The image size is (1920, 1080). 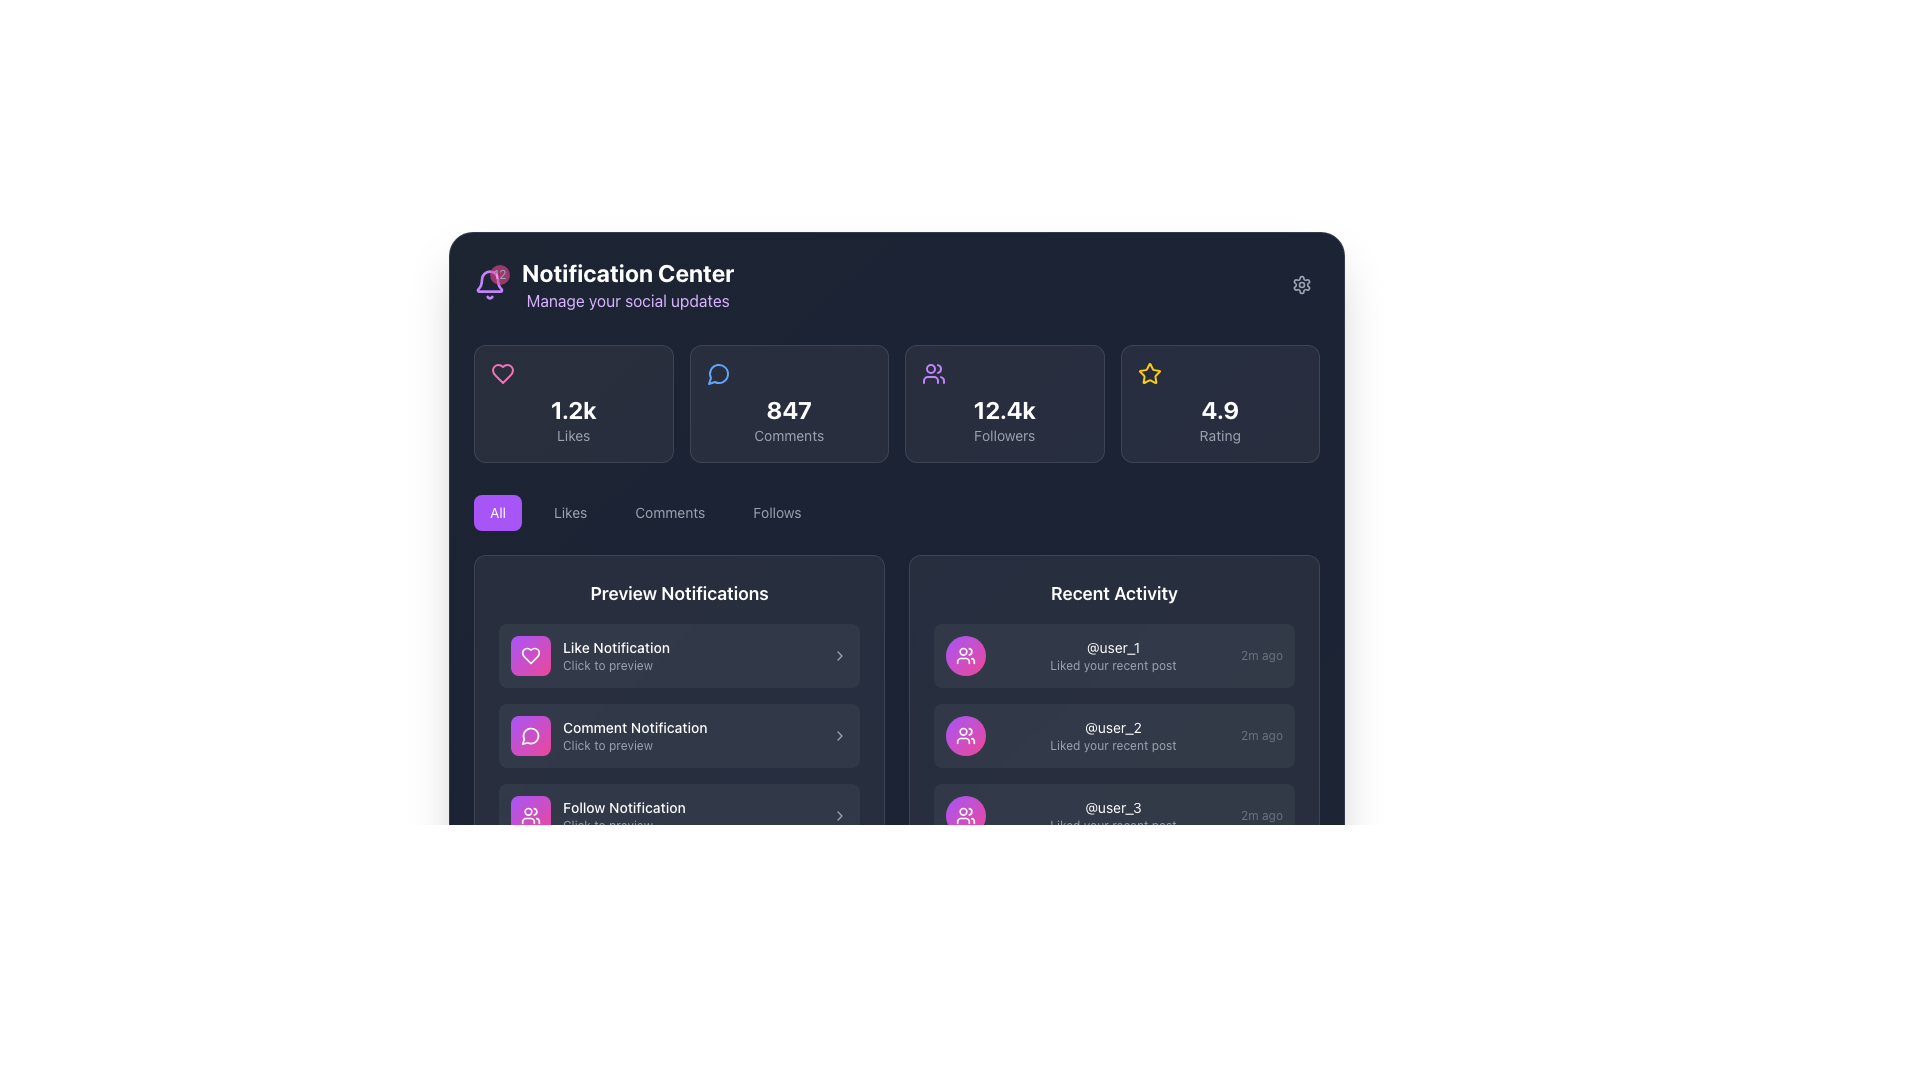 What do you see at coordinates (776, 512) in the screenshot?
I see `the 'Follows' button, which is a rectangular button with light gray text, positioned as the fourth button in a horizontal menu` at bounding box center [776, 512].